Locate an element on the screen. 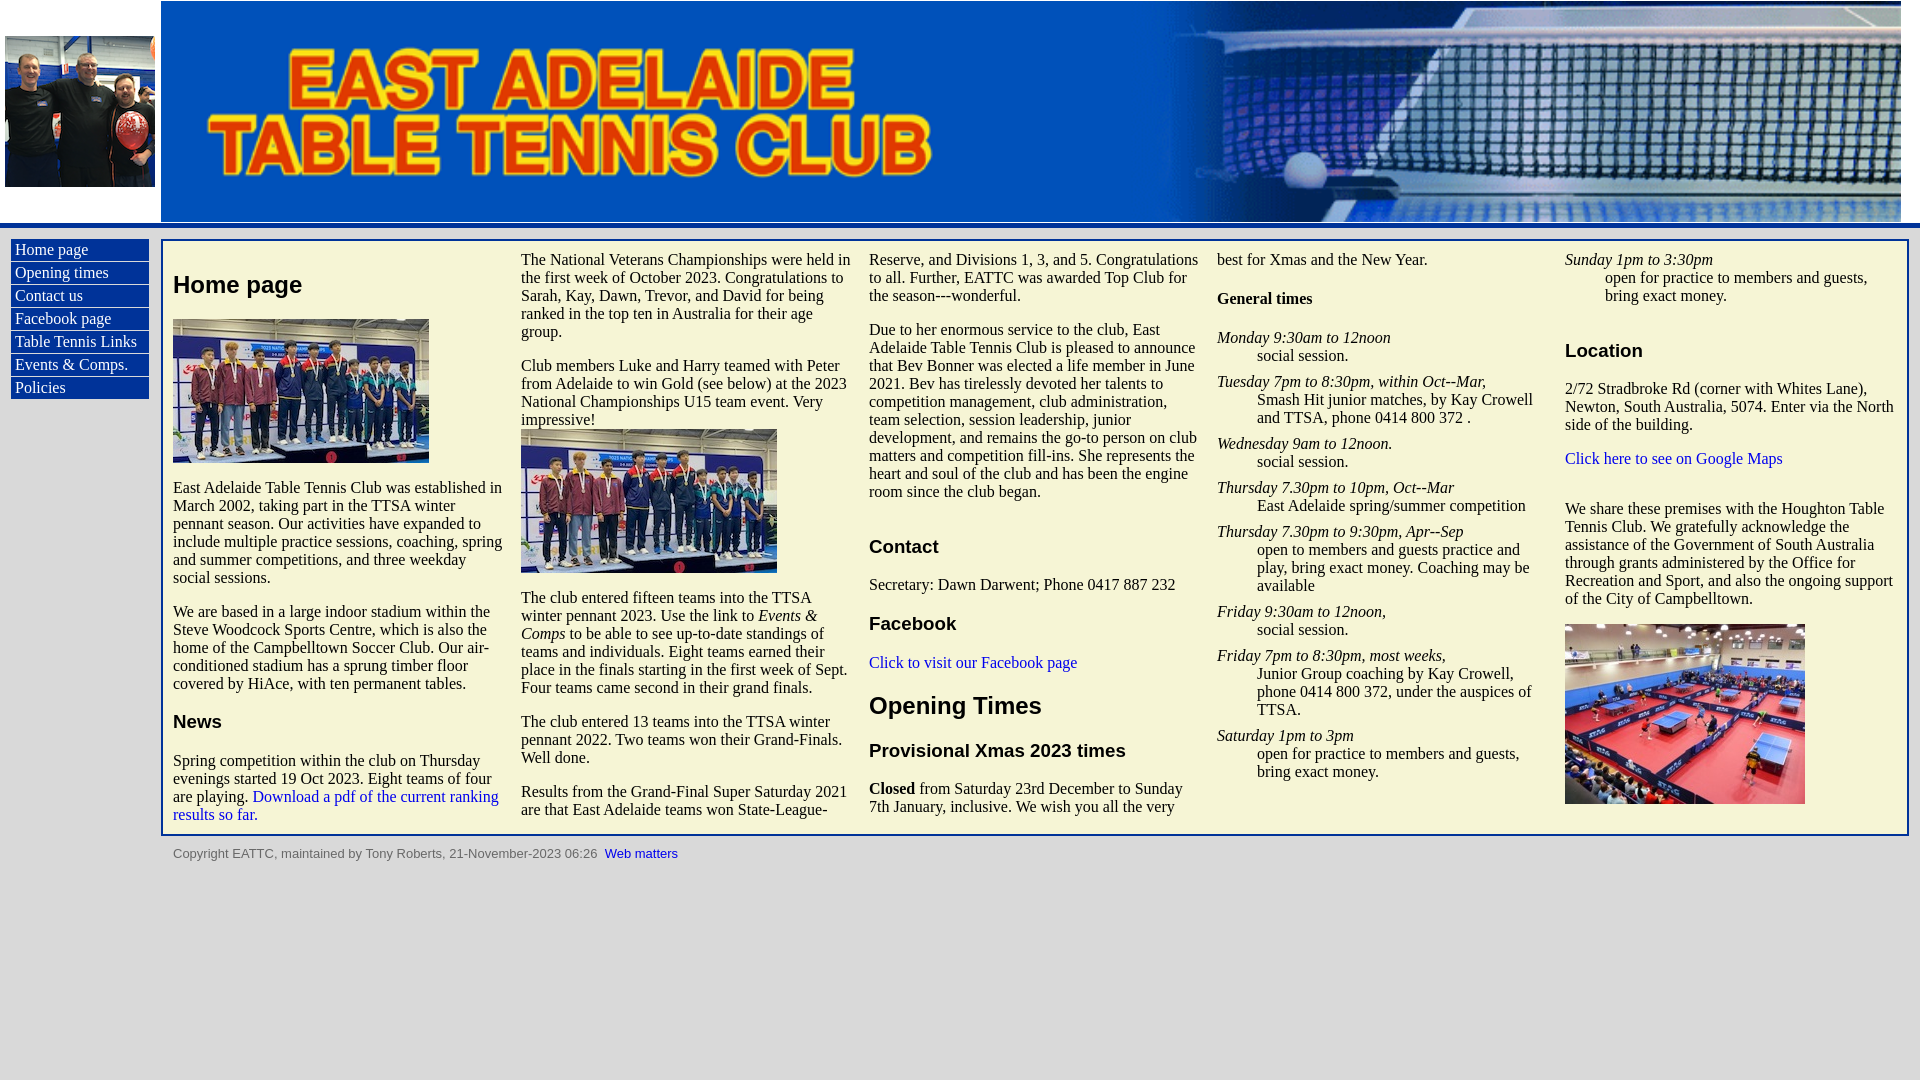 The width and height of the screenshot is (1920, 1080). 'Click here to see on Google Maps' is located at coordinates (1674, 458).